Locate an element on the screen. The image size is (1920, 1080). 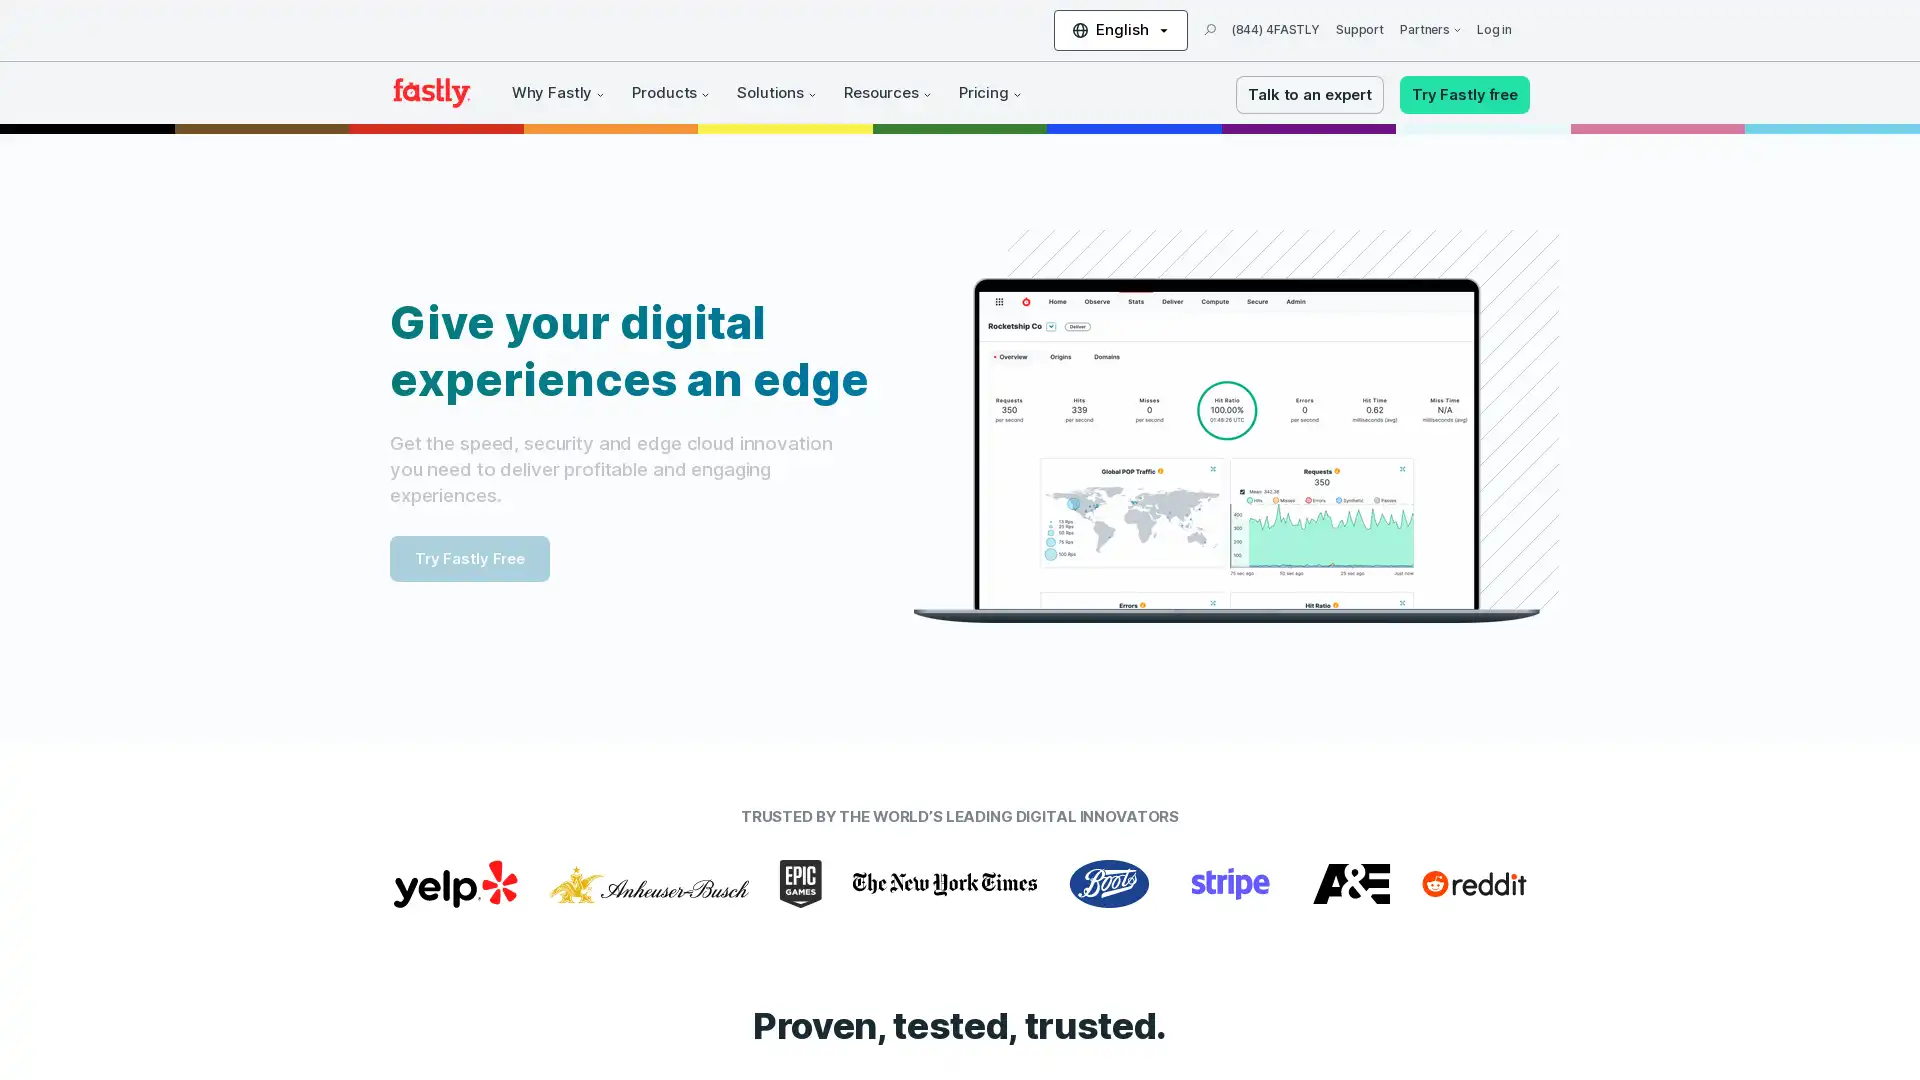
Cookies Settings is located at coordinates (203, 1004).